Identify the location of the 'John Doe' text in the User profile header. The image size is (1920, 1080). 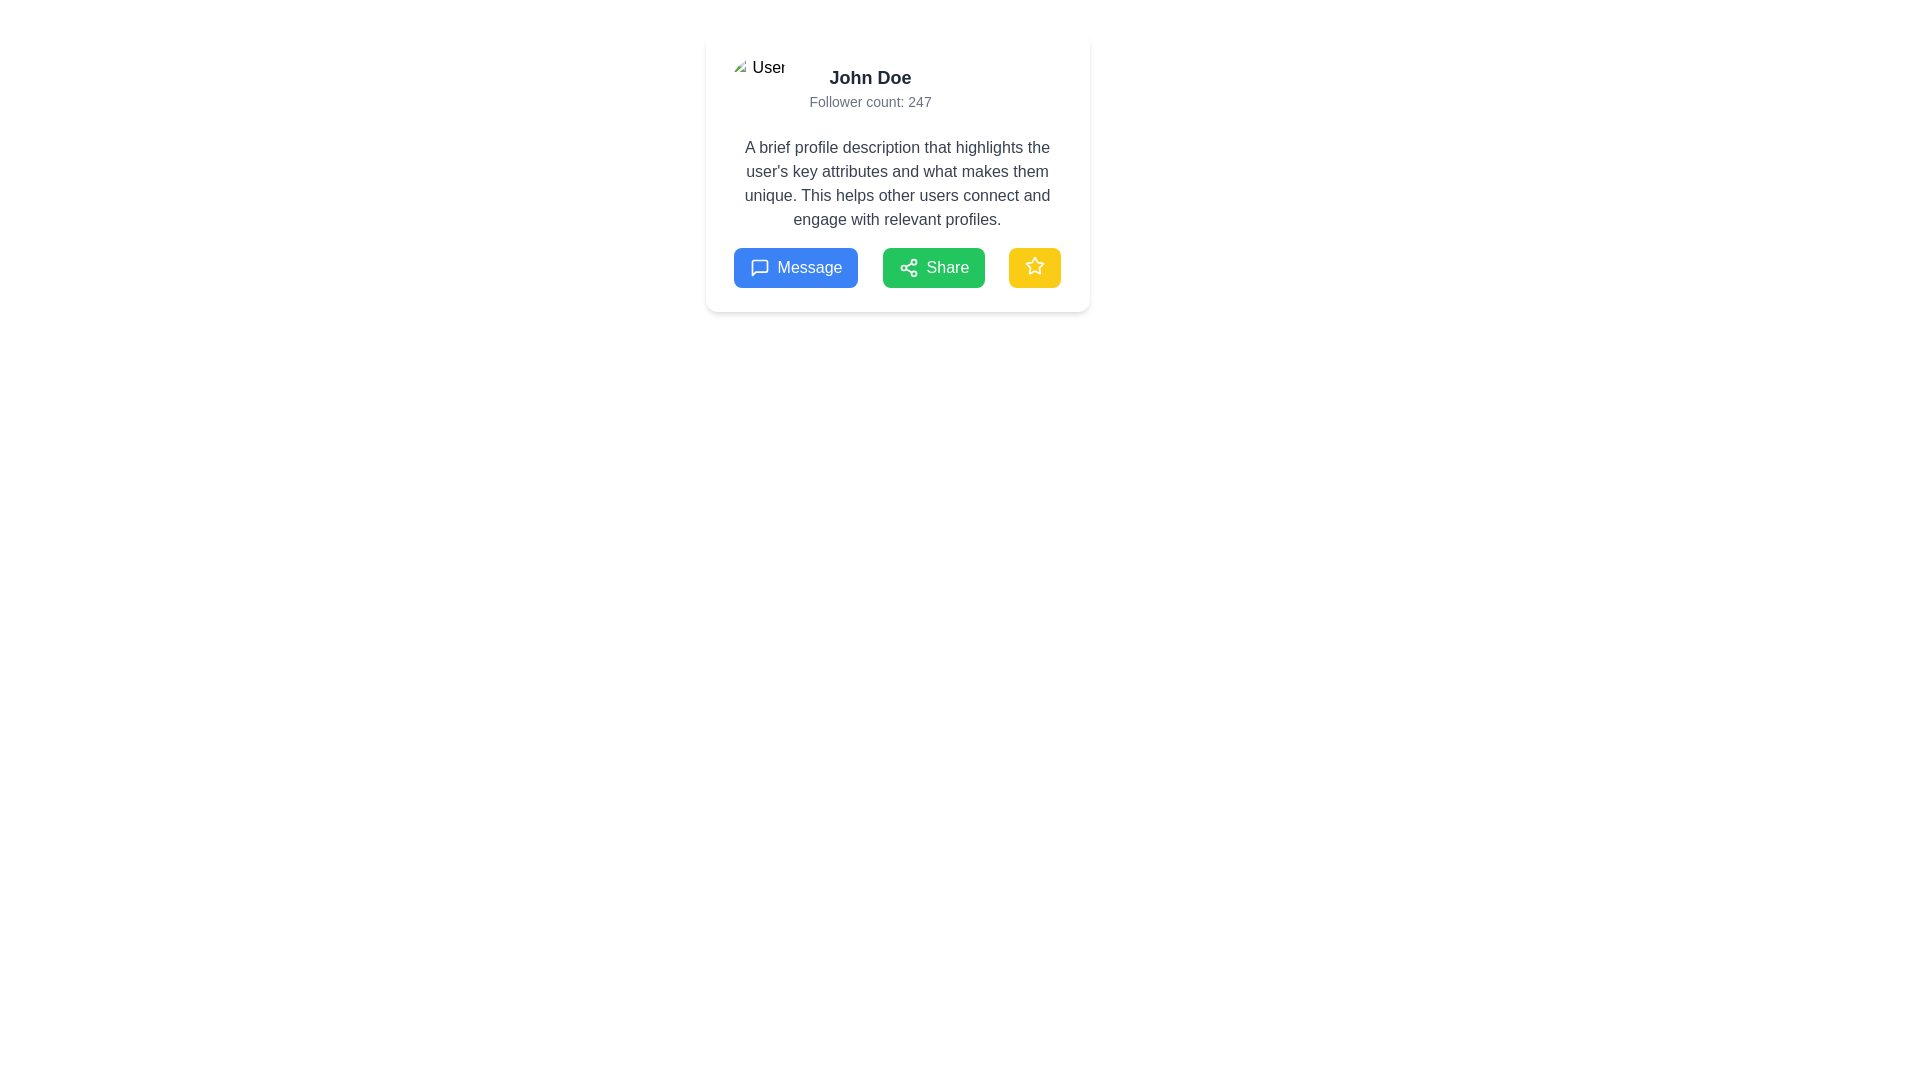
(896, 87).